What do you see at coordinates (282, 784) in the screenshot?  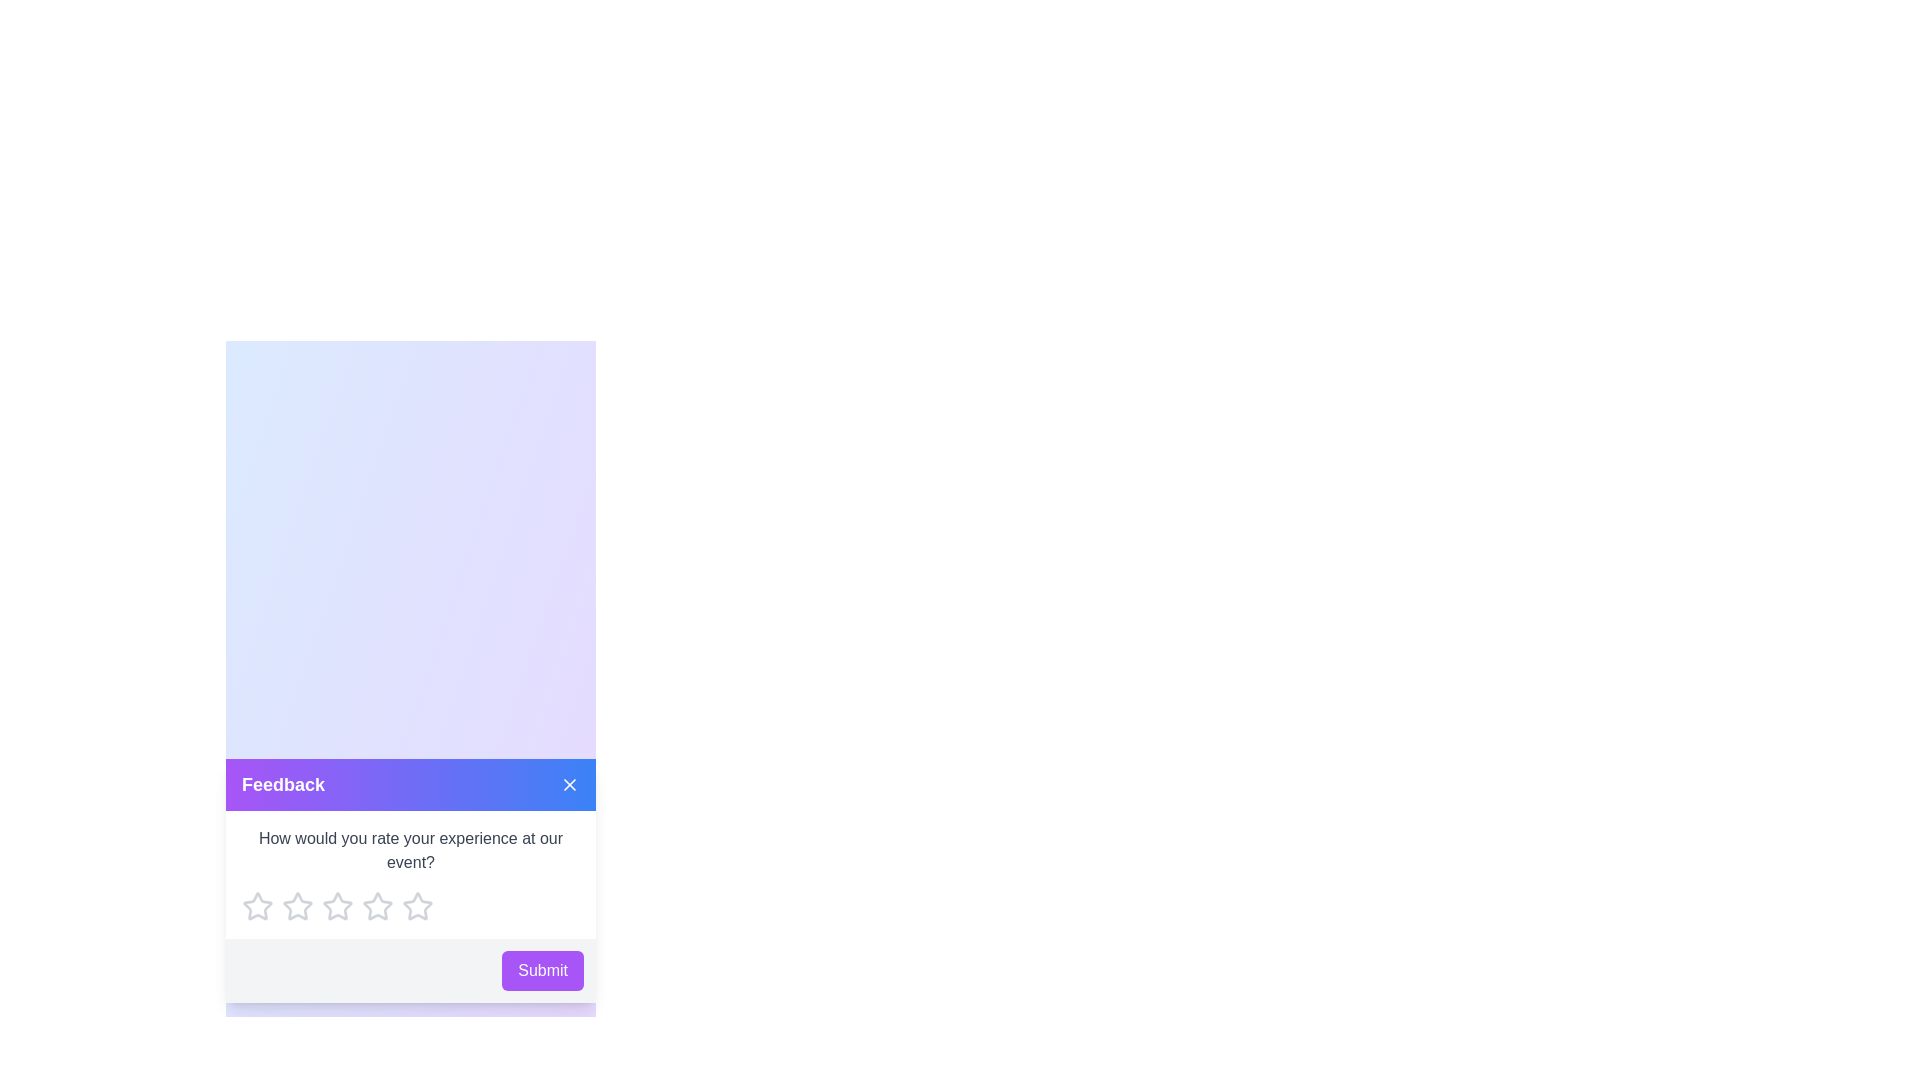 I see `the text label 'Feedback' which is styled with a bold font and located in the left section of a gradient header at the top of a feedback card` at bounding box center [282, 784].